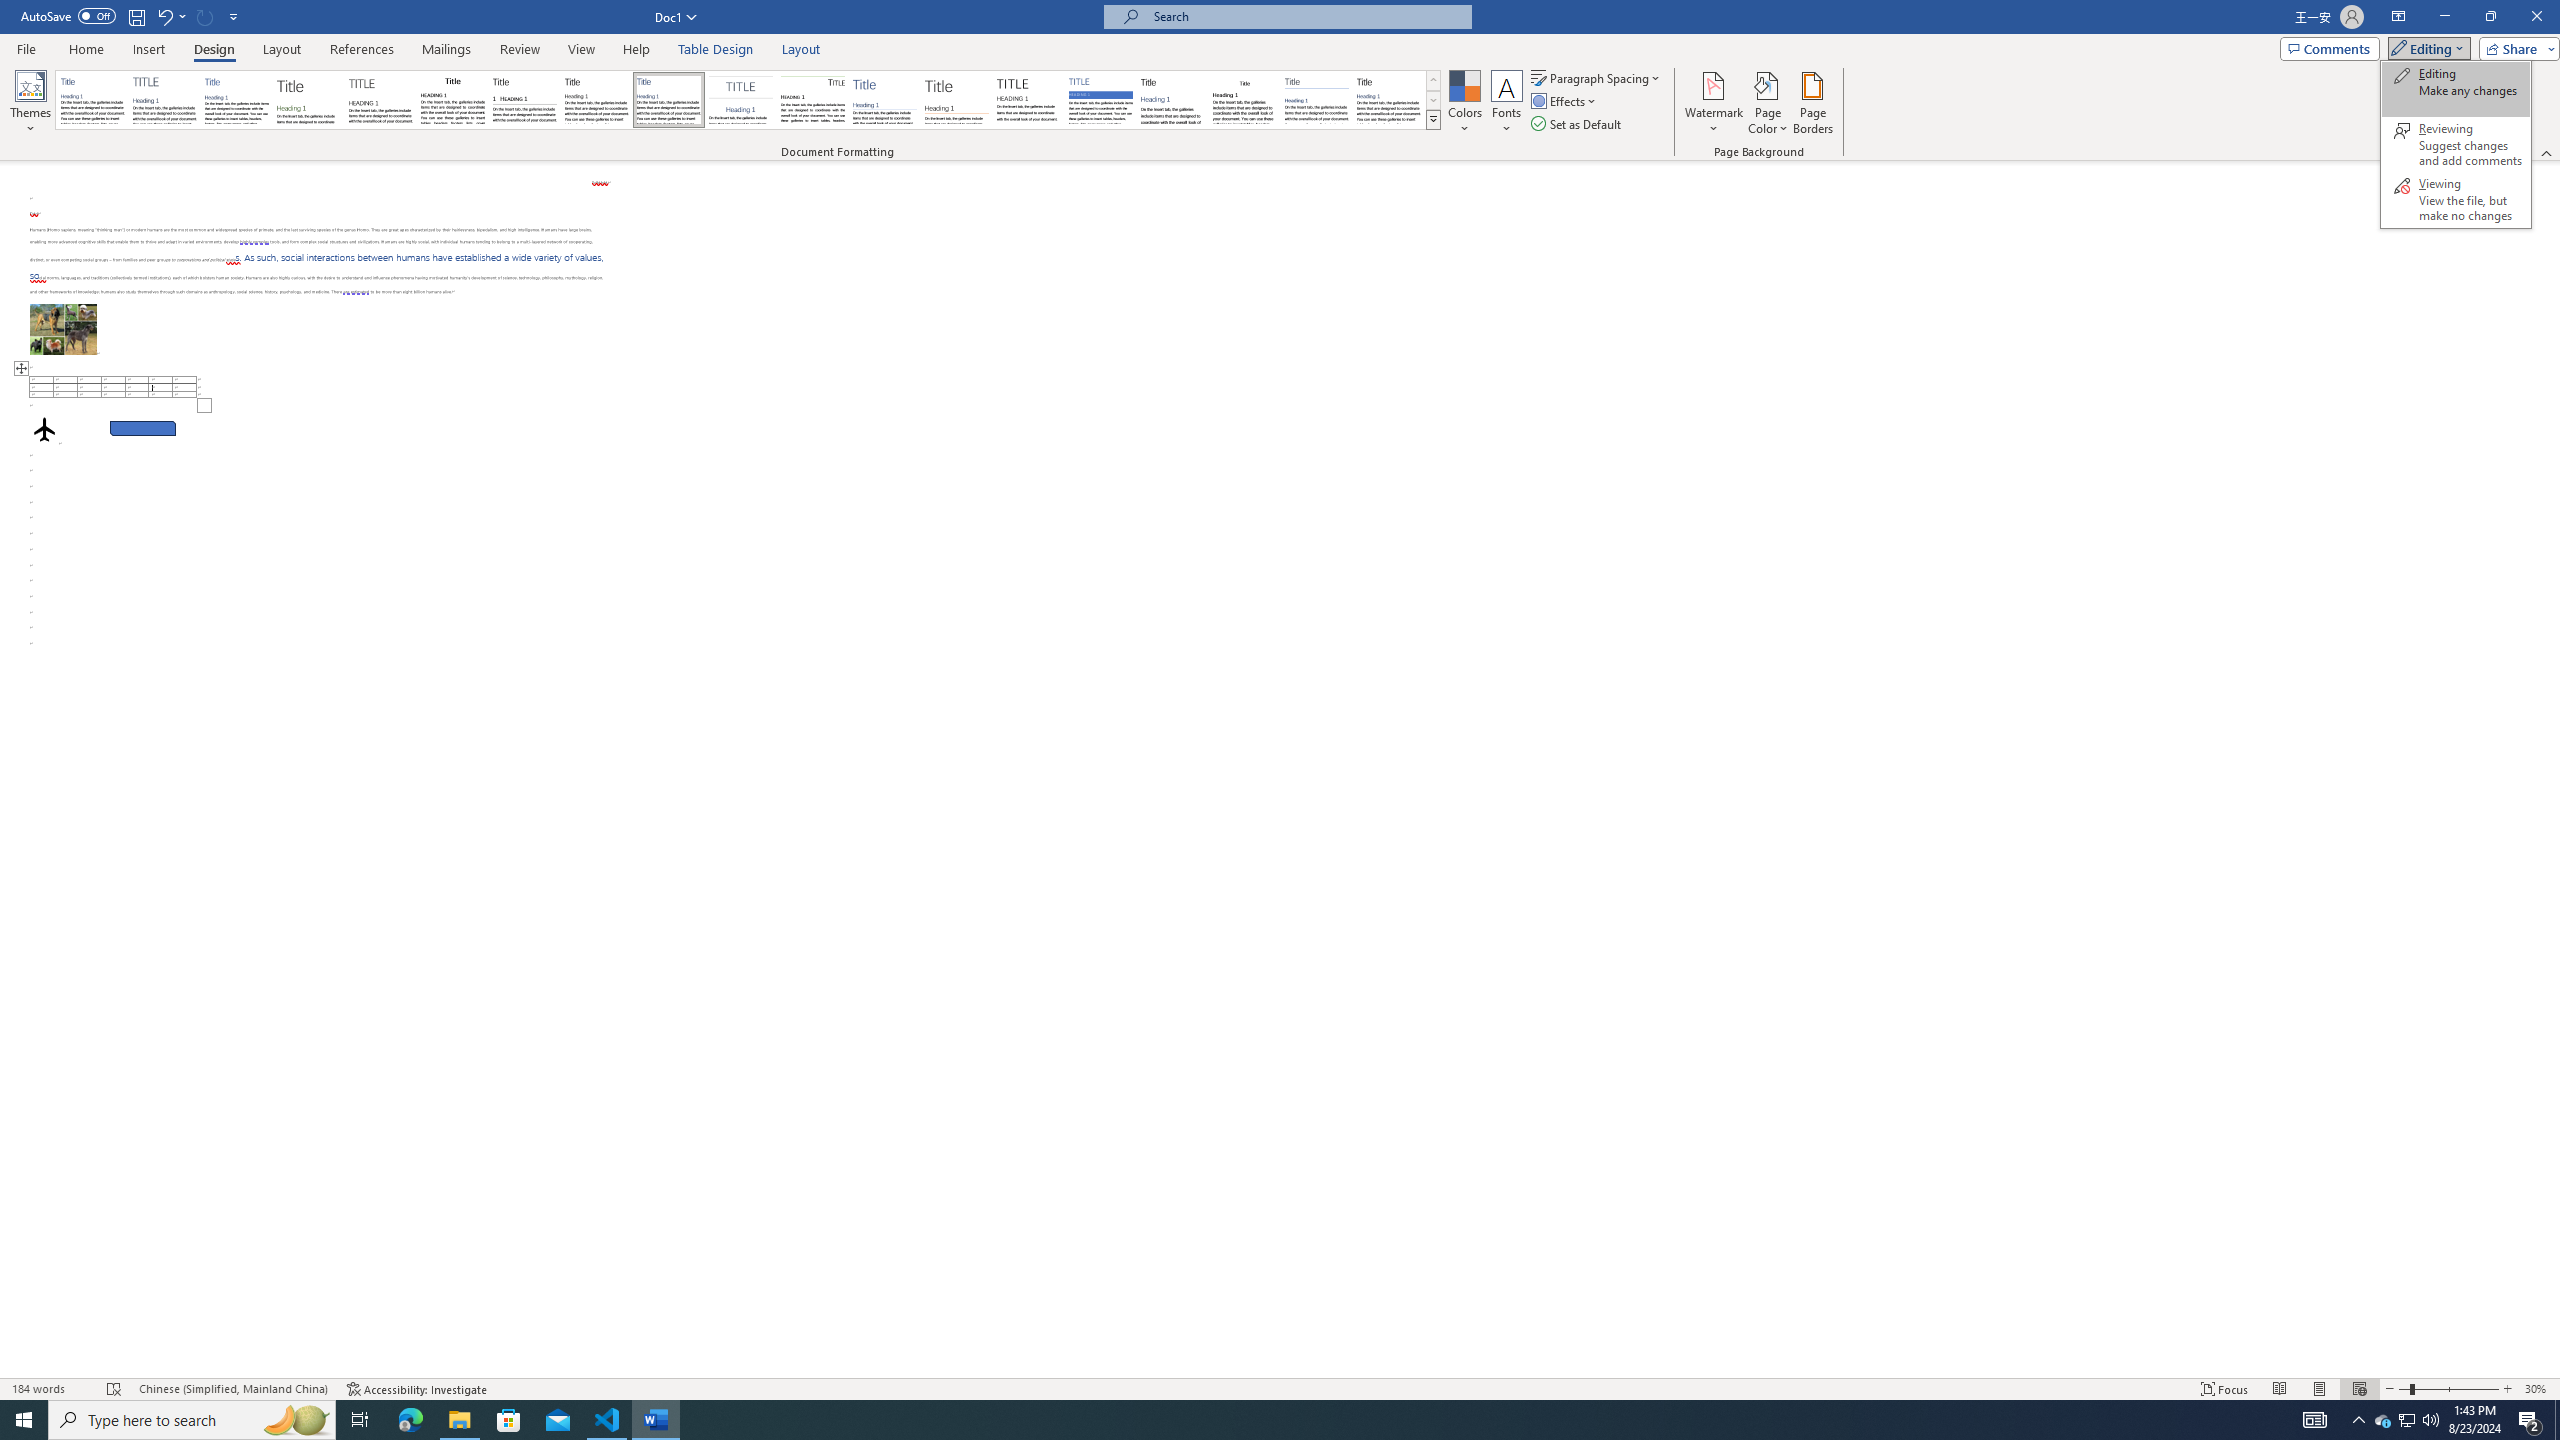 The width and height of the screenshot is (2560, 1440). What do you see at coordinates (595, 99) in the screenshot?
I see `'Black & White (Word 2013)'` at bounding box center [595, 99].